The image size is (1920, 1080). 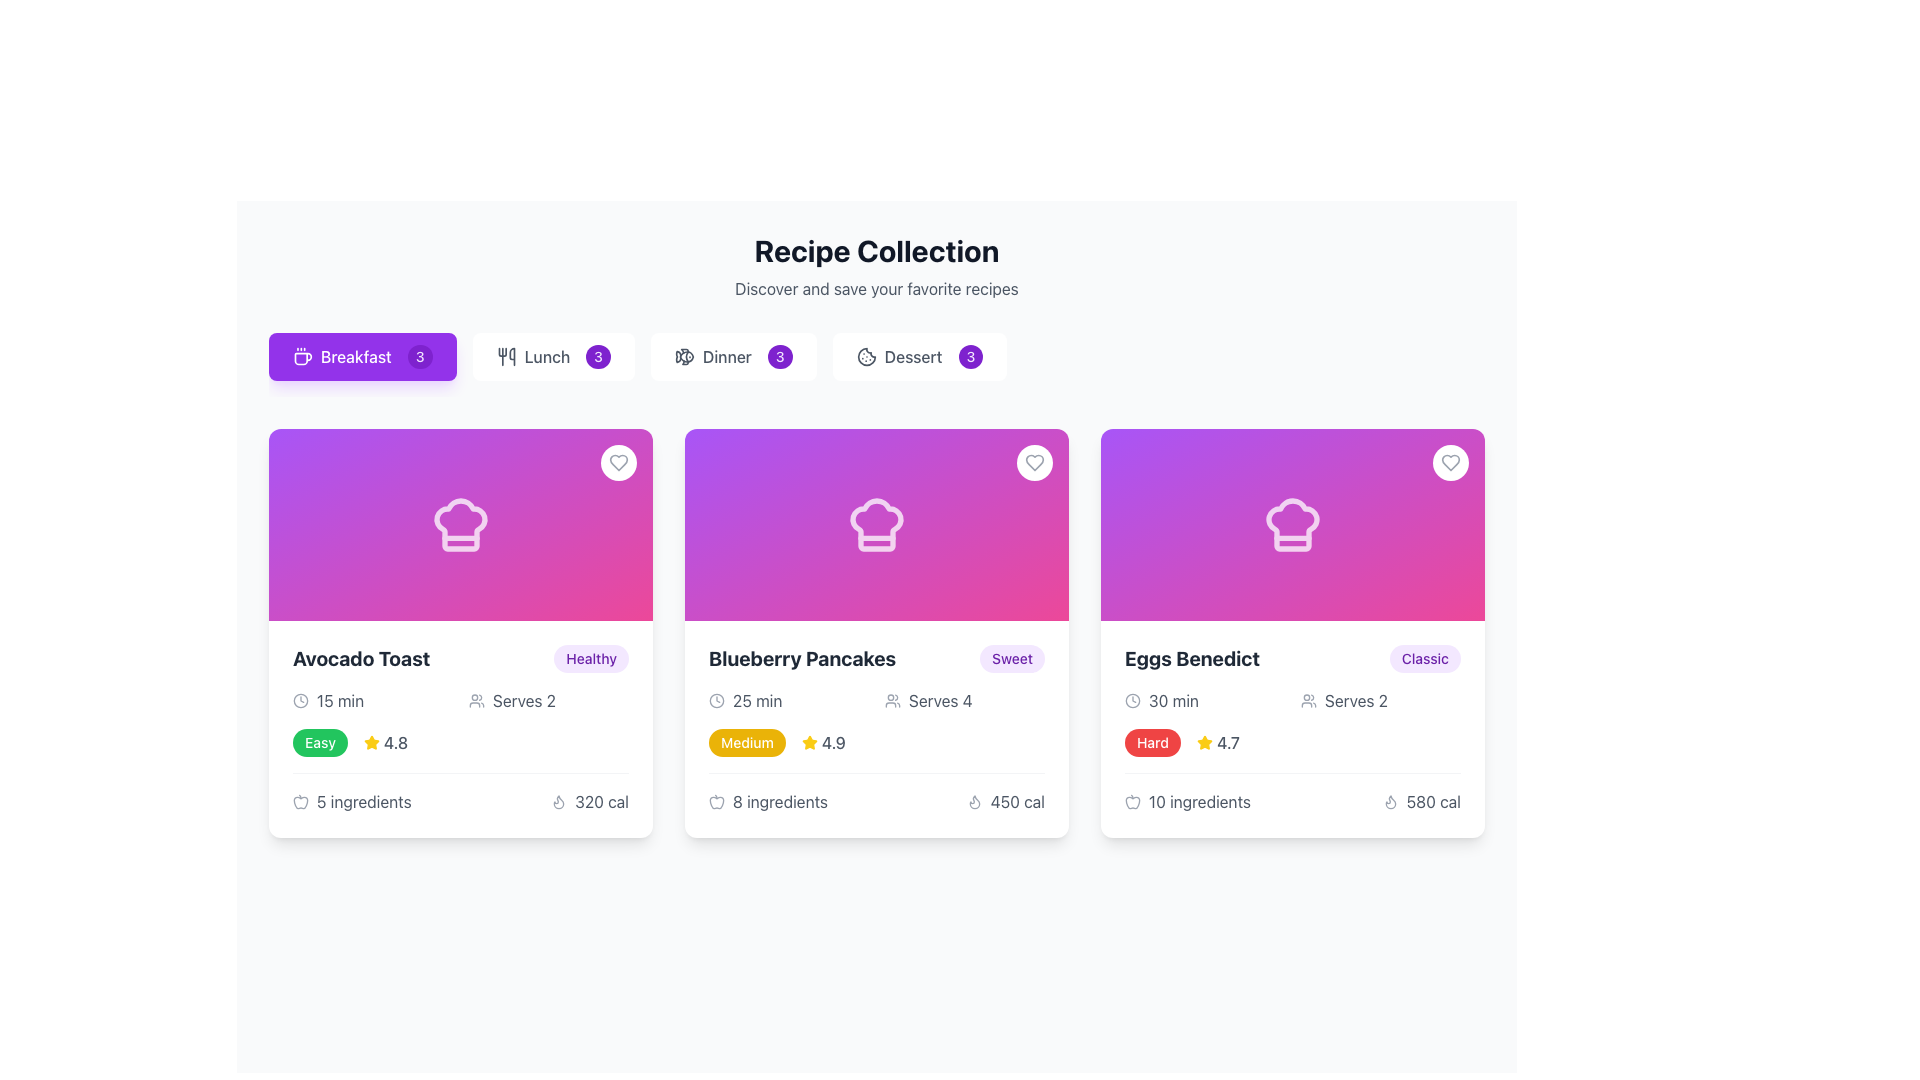 What do you see at coordinates (732, 356) in the screenshot?
I see `the 'Dinner' button, which has a white background, a fish icon on the left, and a purple badge with '3', to filter recipes` at bounding box center [732, 356].